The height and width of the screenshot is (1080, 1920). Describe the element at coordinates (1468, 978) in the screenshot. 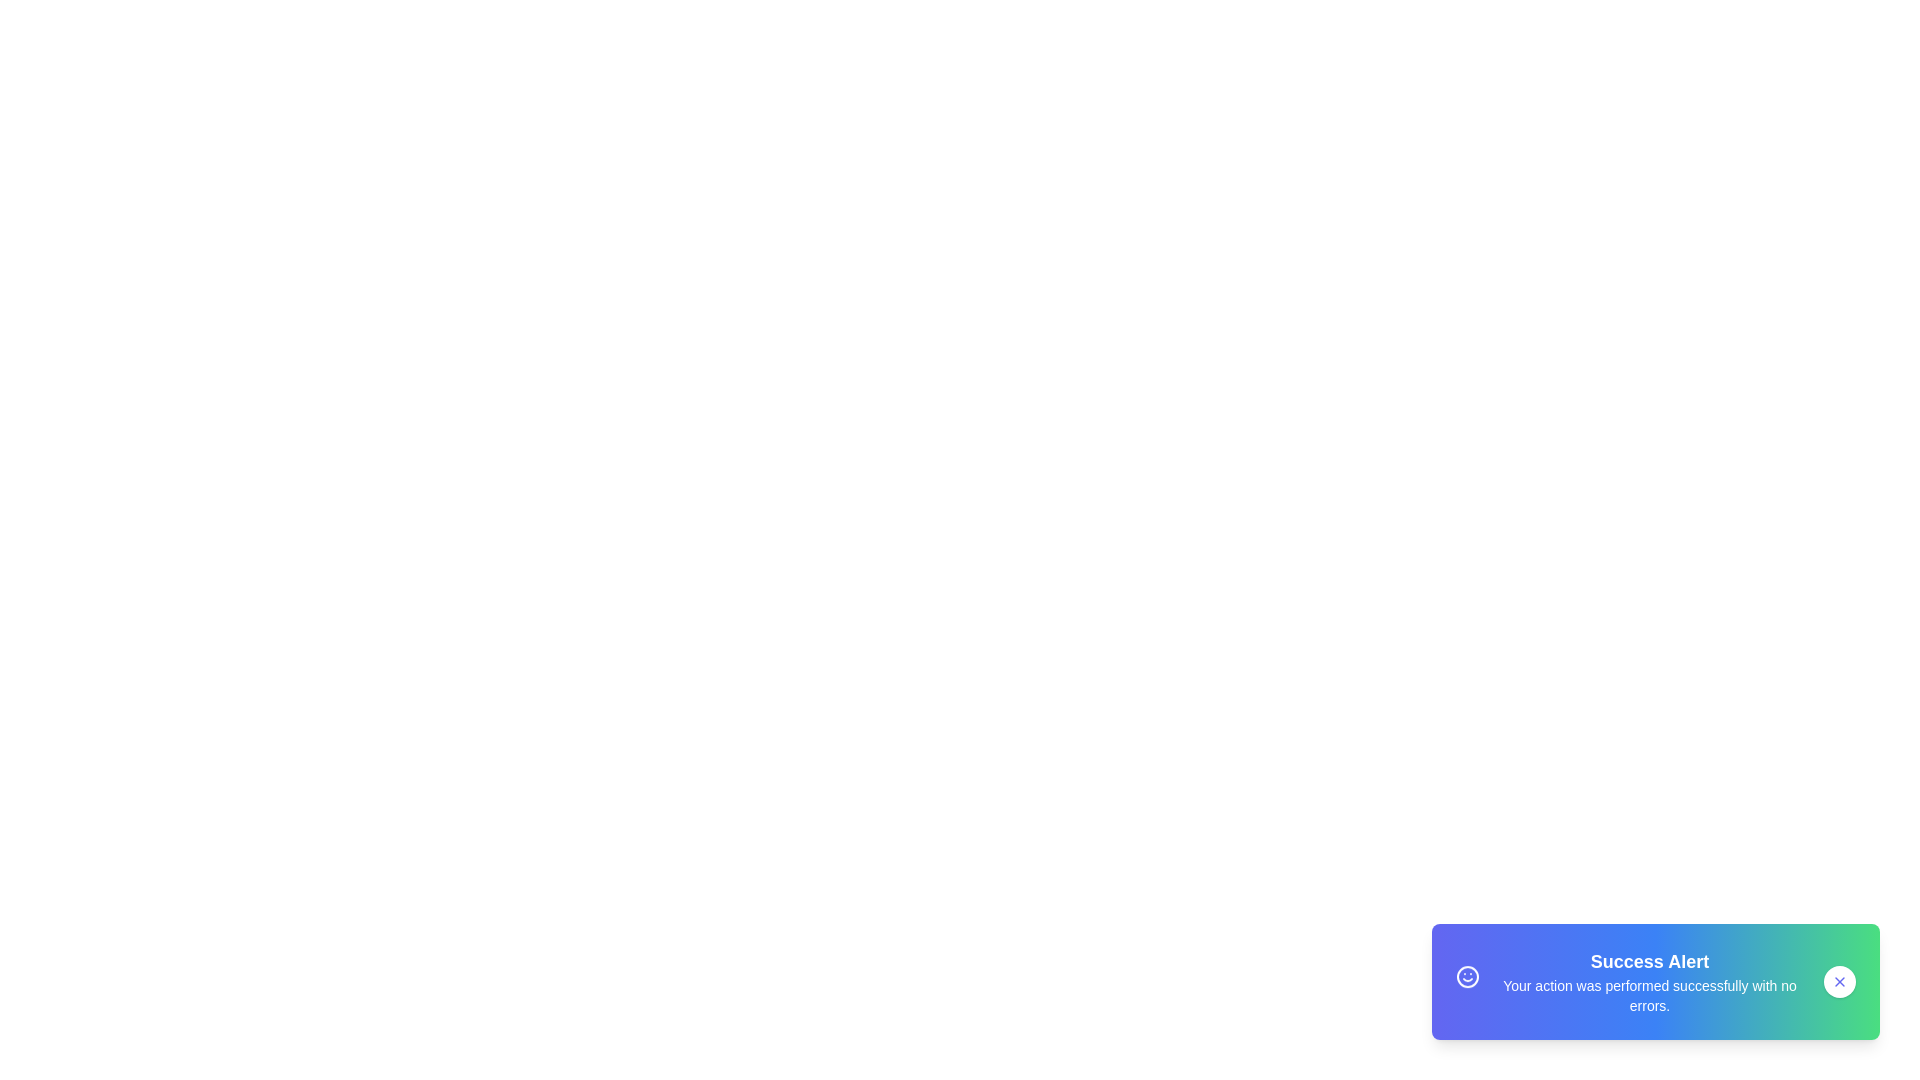

I see `the smile icon in the snackbar component` at that location.